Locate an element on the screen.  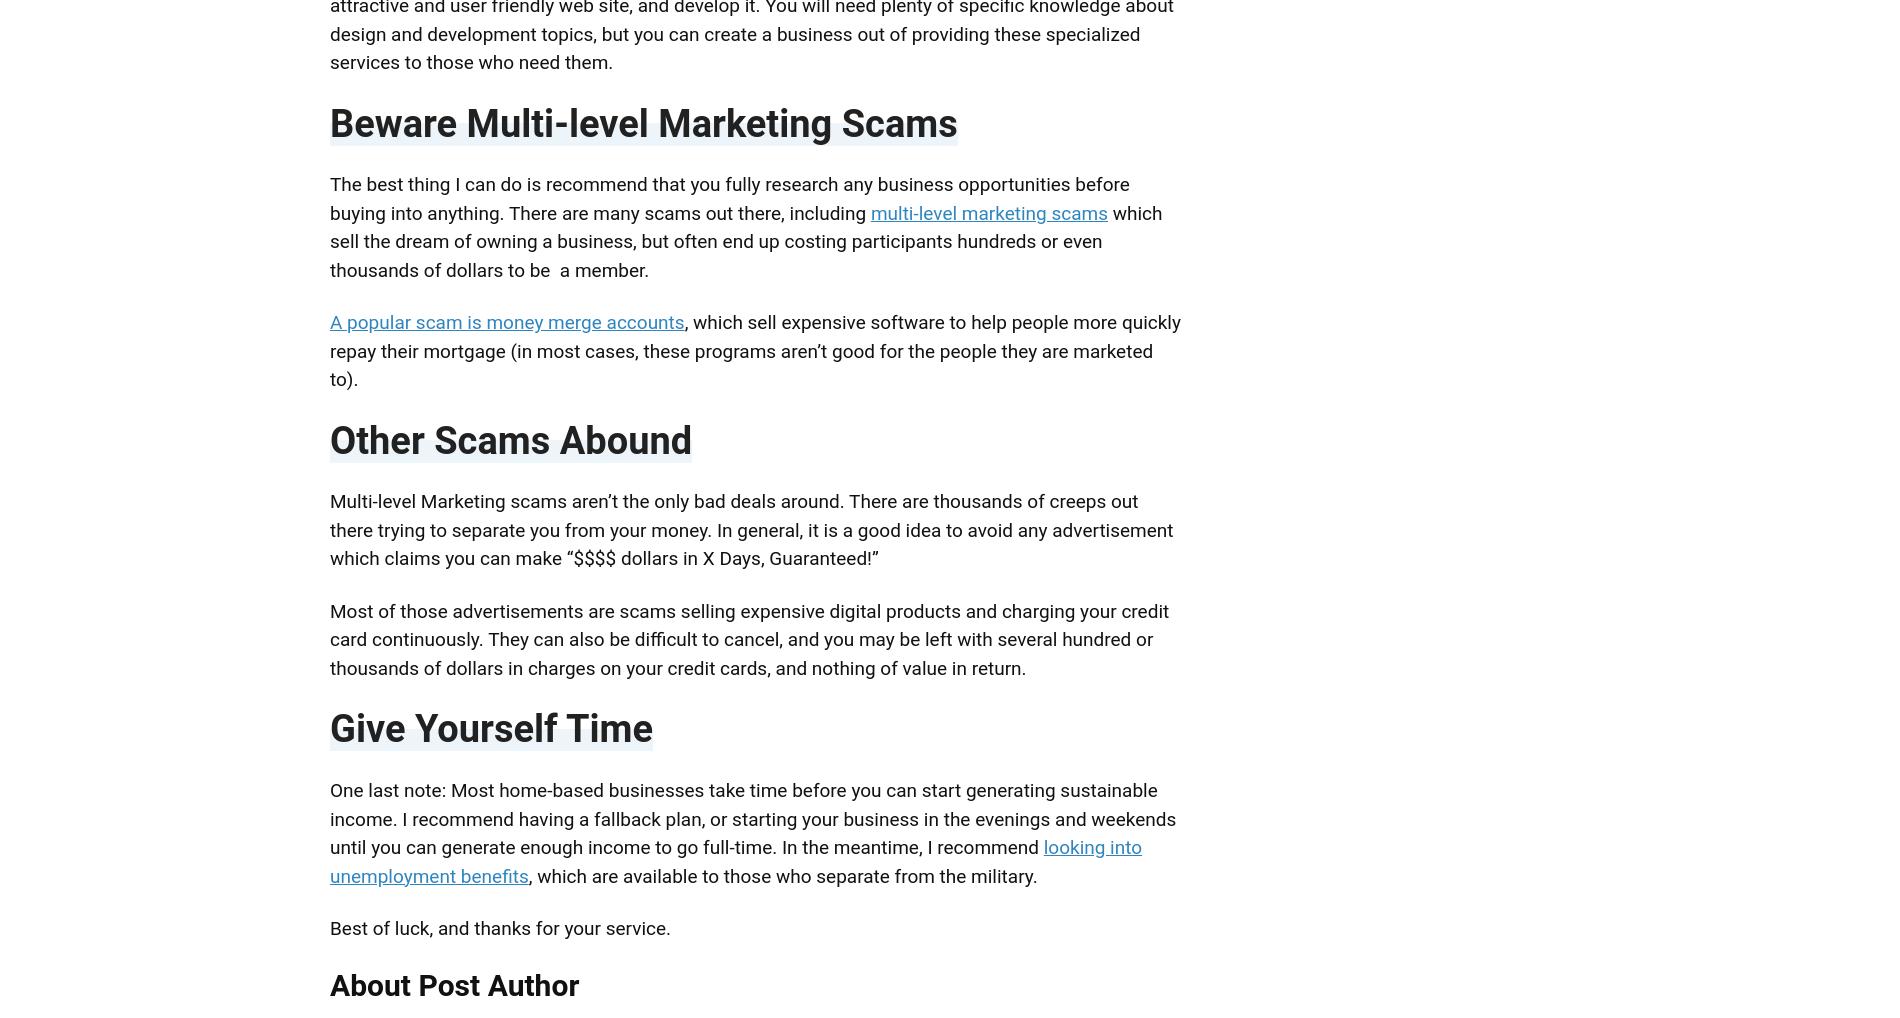
'Give Yourself Time' is located at coordinates (491, 727).